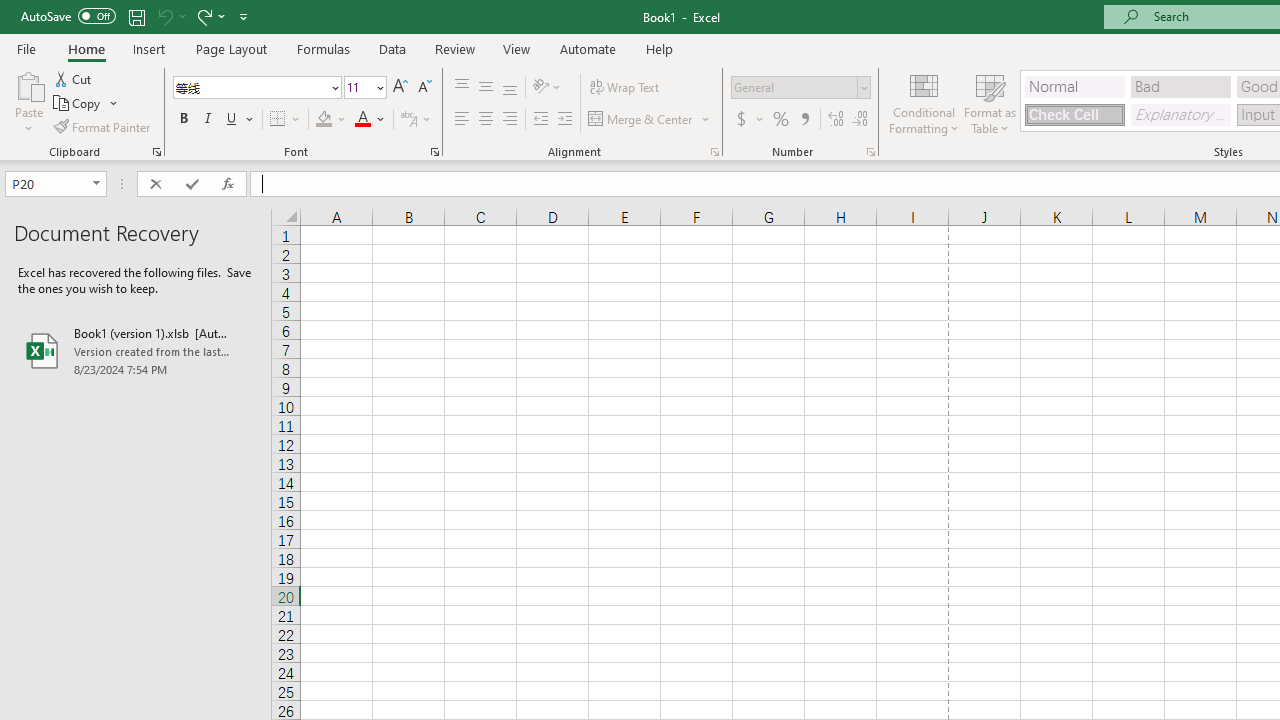 The height and width of the screenshot is (720, 1280). What do you see at coordinates (400, 86) in the screenshot?
I see `'Increase Font Size'` at bounding box center [400, 86].